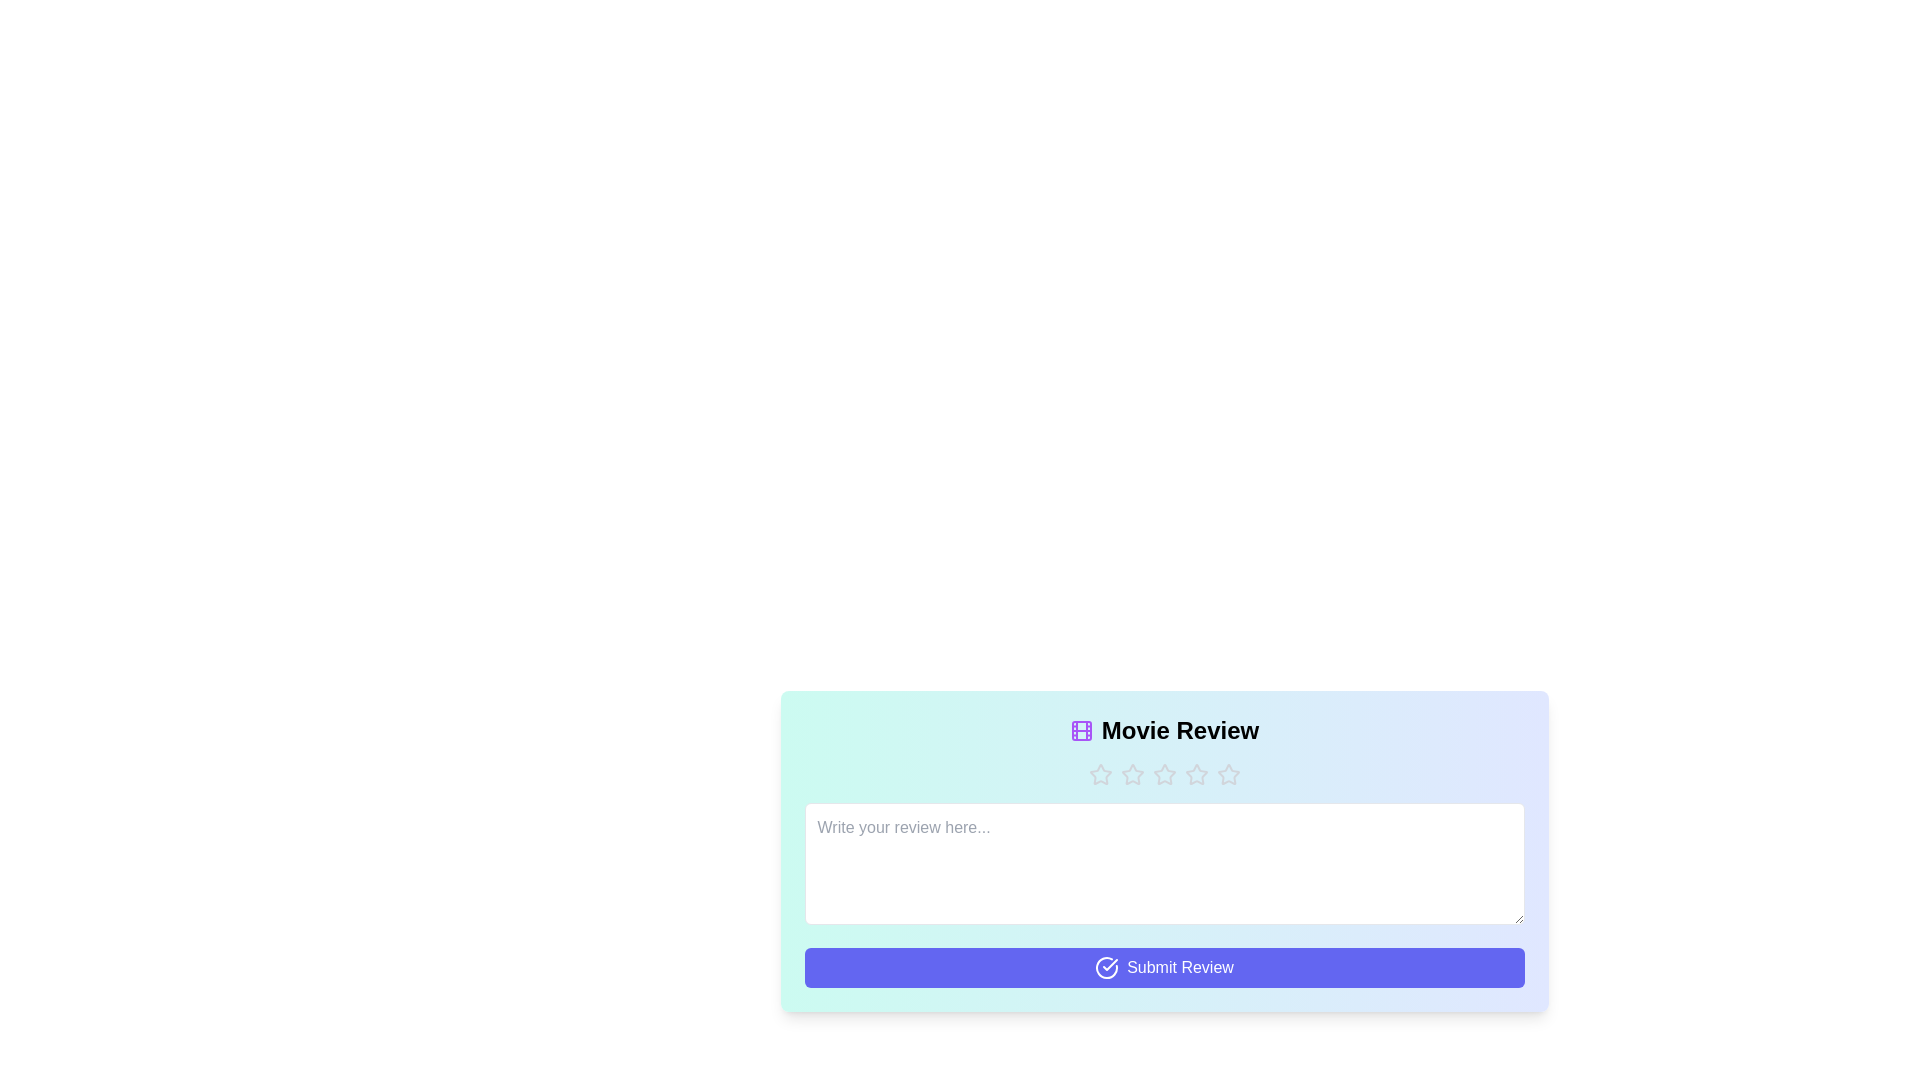  Describe the element at coordinates (1099, 774) in the screenshot. I see `the button with text 'Star 1' to observe its hover effect` at that location.